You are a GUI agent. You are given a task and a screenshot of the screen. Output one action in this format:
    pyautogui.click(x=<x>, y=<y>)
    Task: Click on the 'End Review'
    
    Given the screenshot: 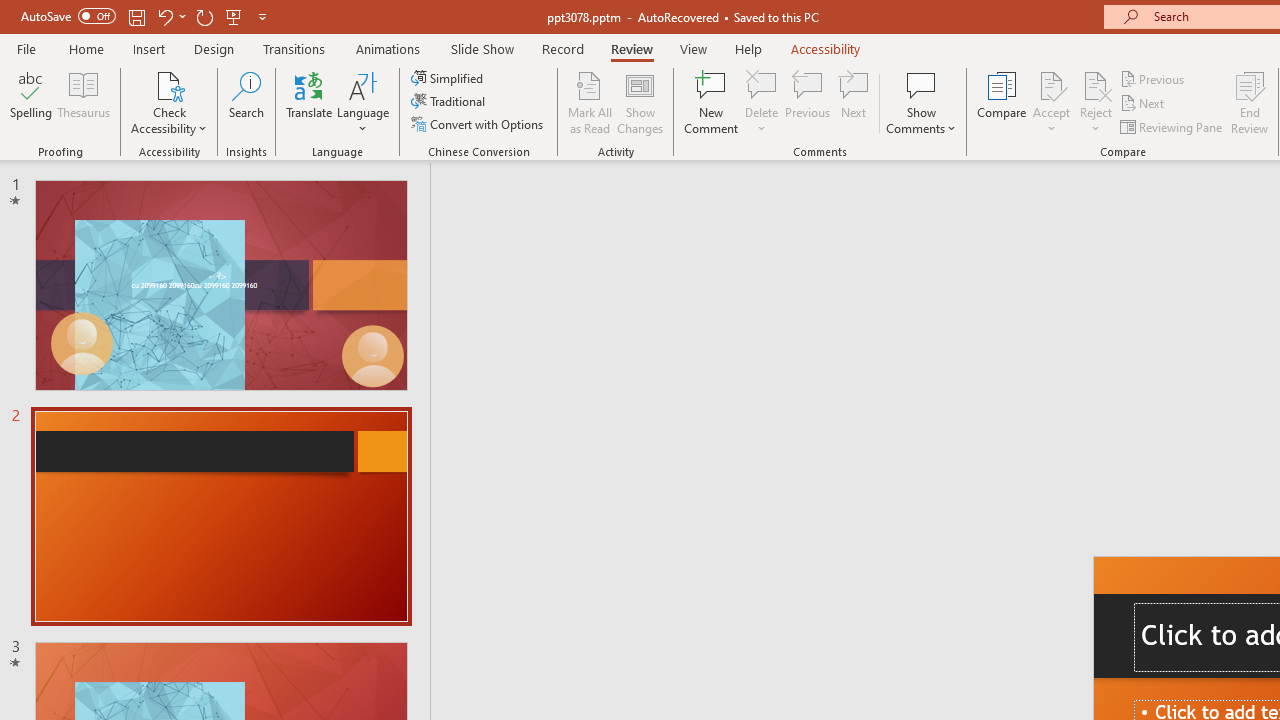 What is the action you would take?
    pyautogui.click(x=1248, y=103)
    